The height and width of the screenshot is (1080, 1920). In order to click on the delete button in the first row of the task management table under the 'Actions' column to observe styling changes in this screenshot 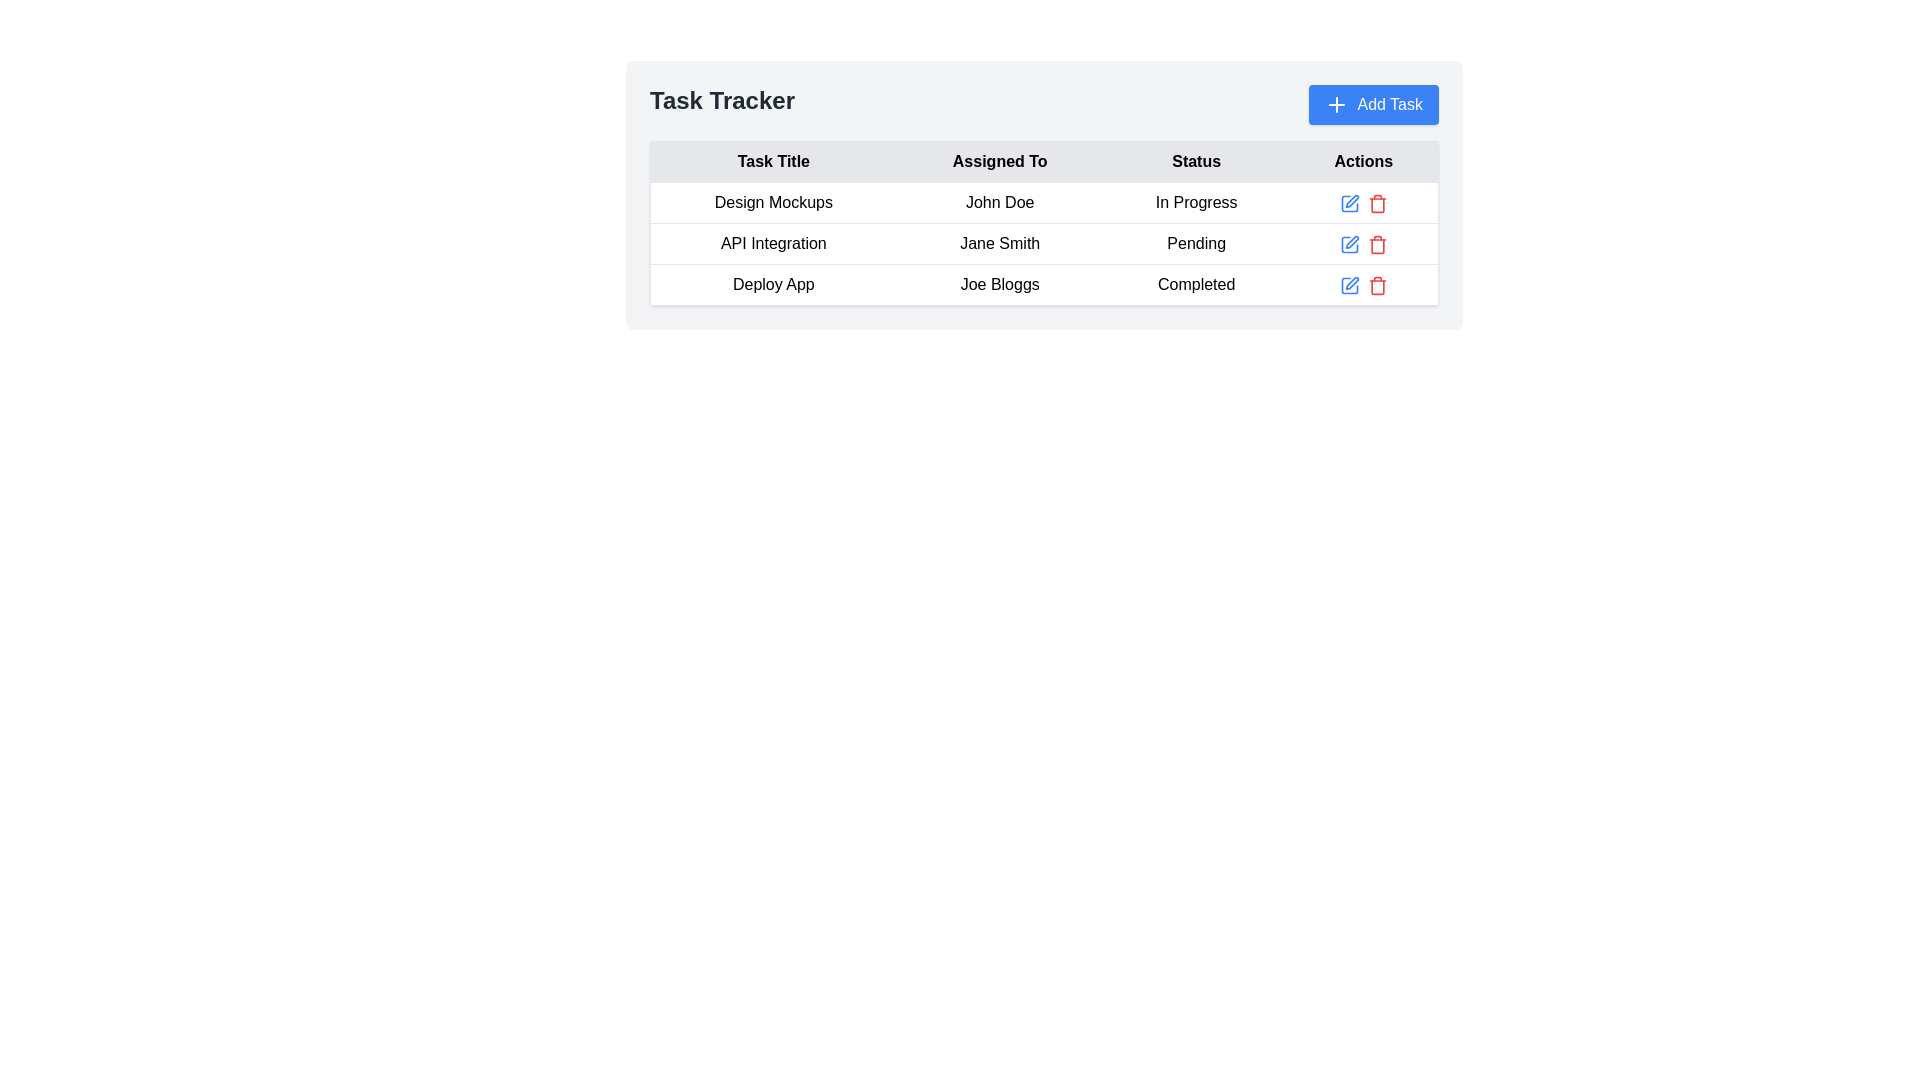, I will do `click(1376, 203)`.